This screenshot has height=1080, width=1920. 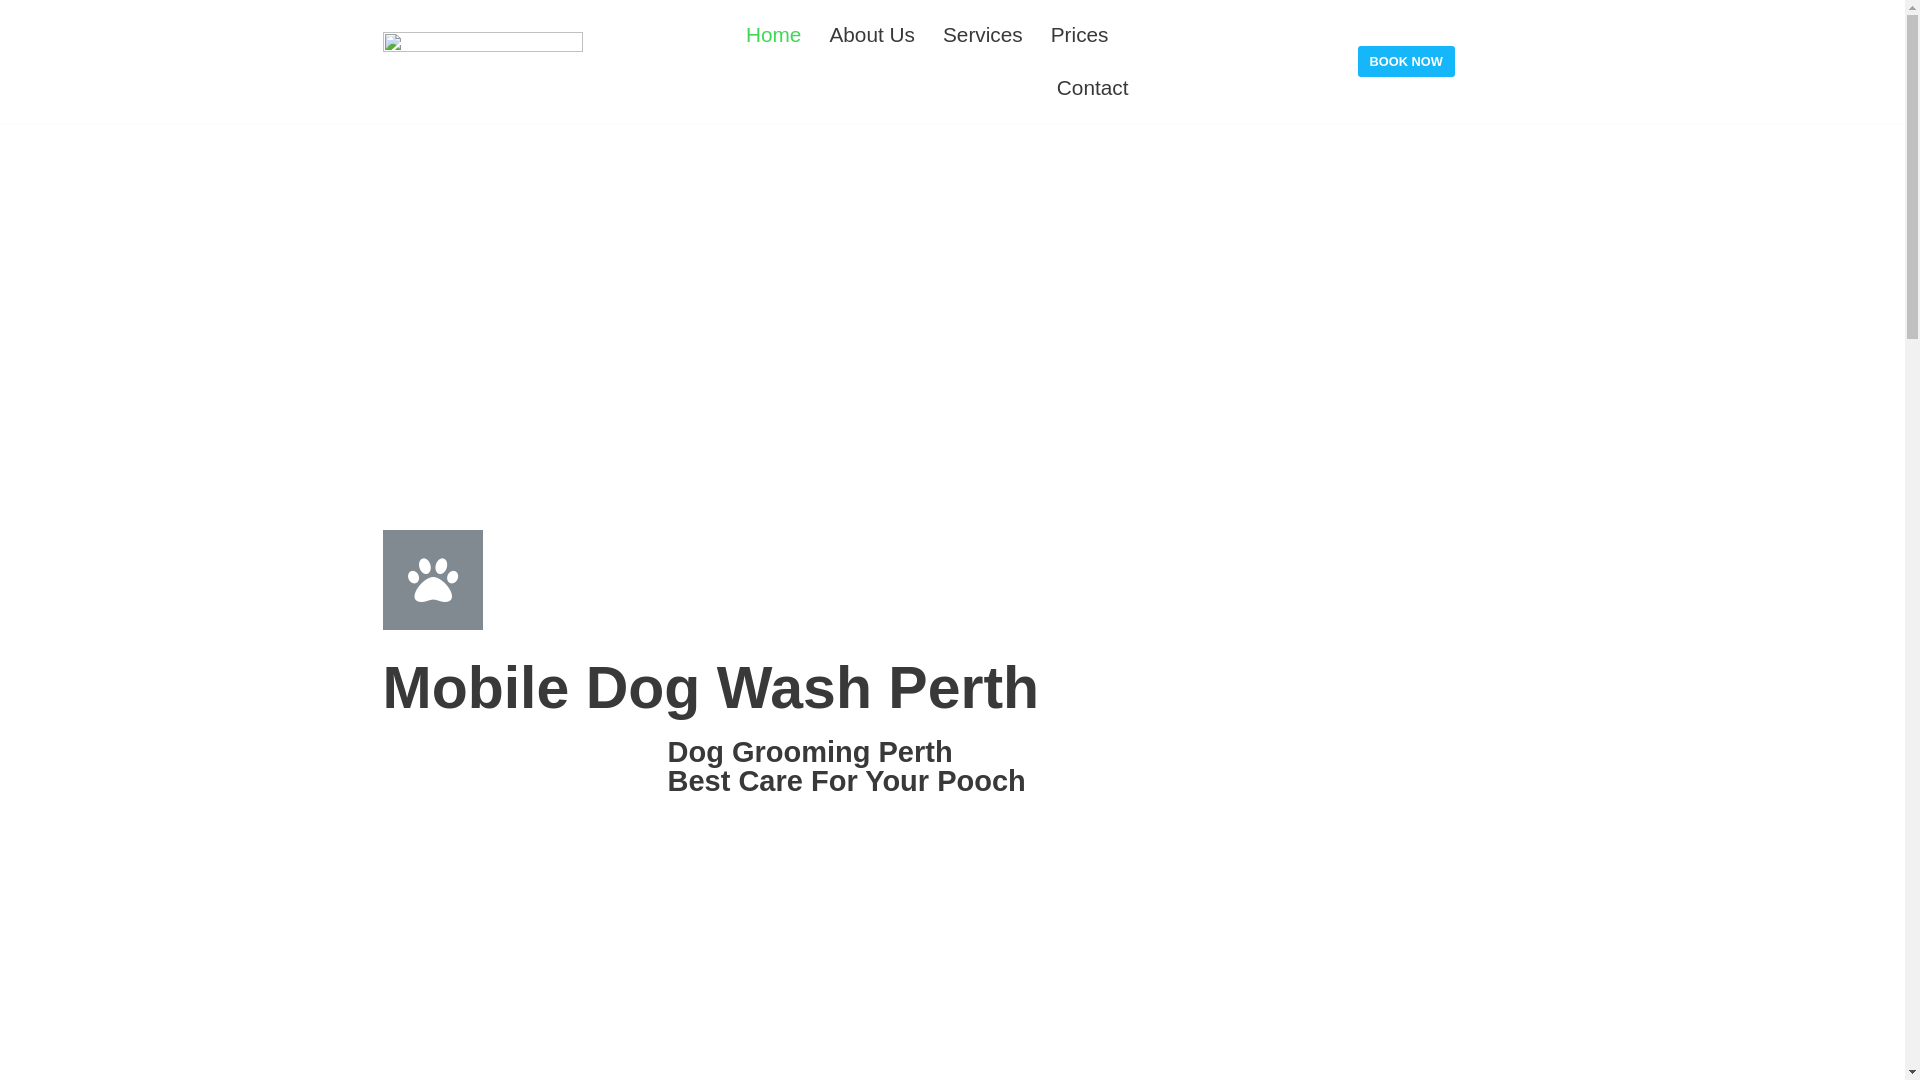 What do you see at coordinates (983, 34) in the screenshot?
I see `'Services'` at bounding box center [983, 34].